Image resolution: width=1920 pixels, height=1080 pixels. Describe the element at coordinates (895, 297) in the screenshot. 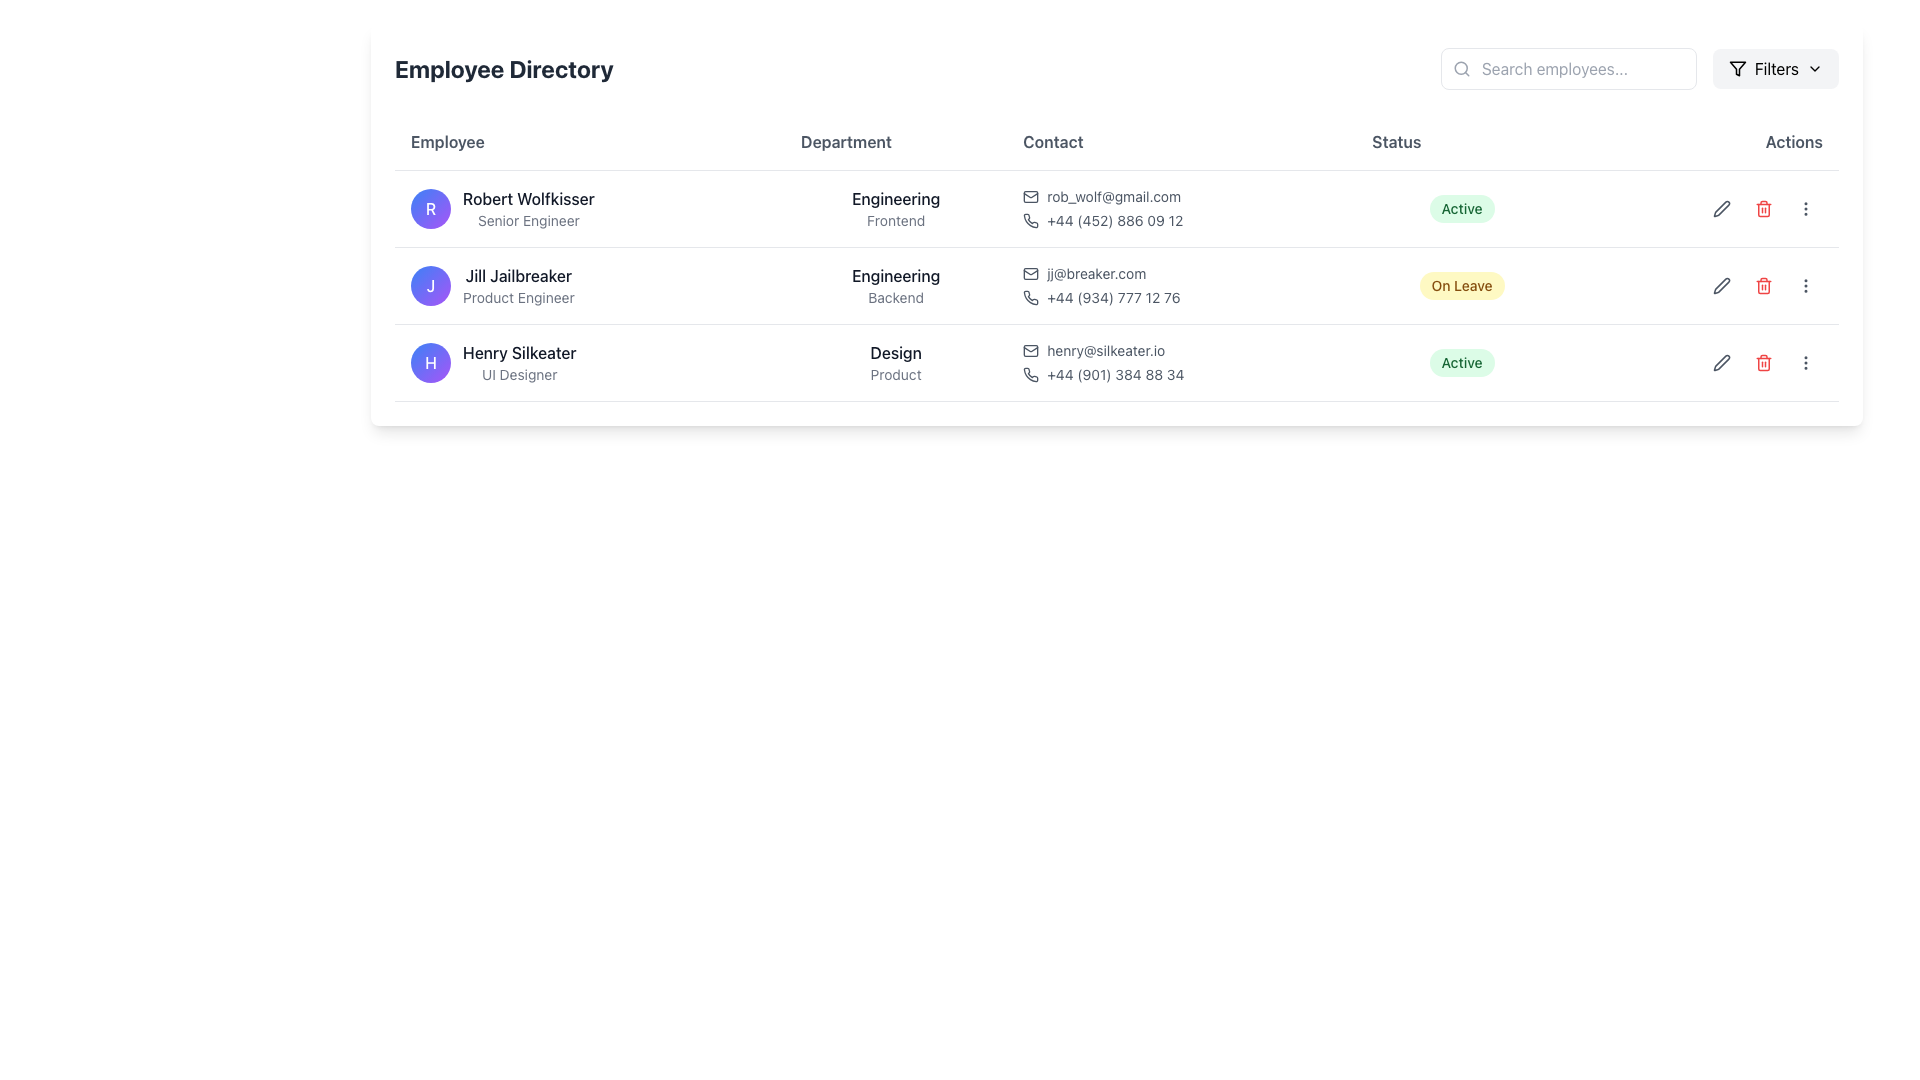

I see `the 'Backend' text label, which is a small, gray label positioned below the 'Engineering' label in the Department column of the tabular interface` at that location.